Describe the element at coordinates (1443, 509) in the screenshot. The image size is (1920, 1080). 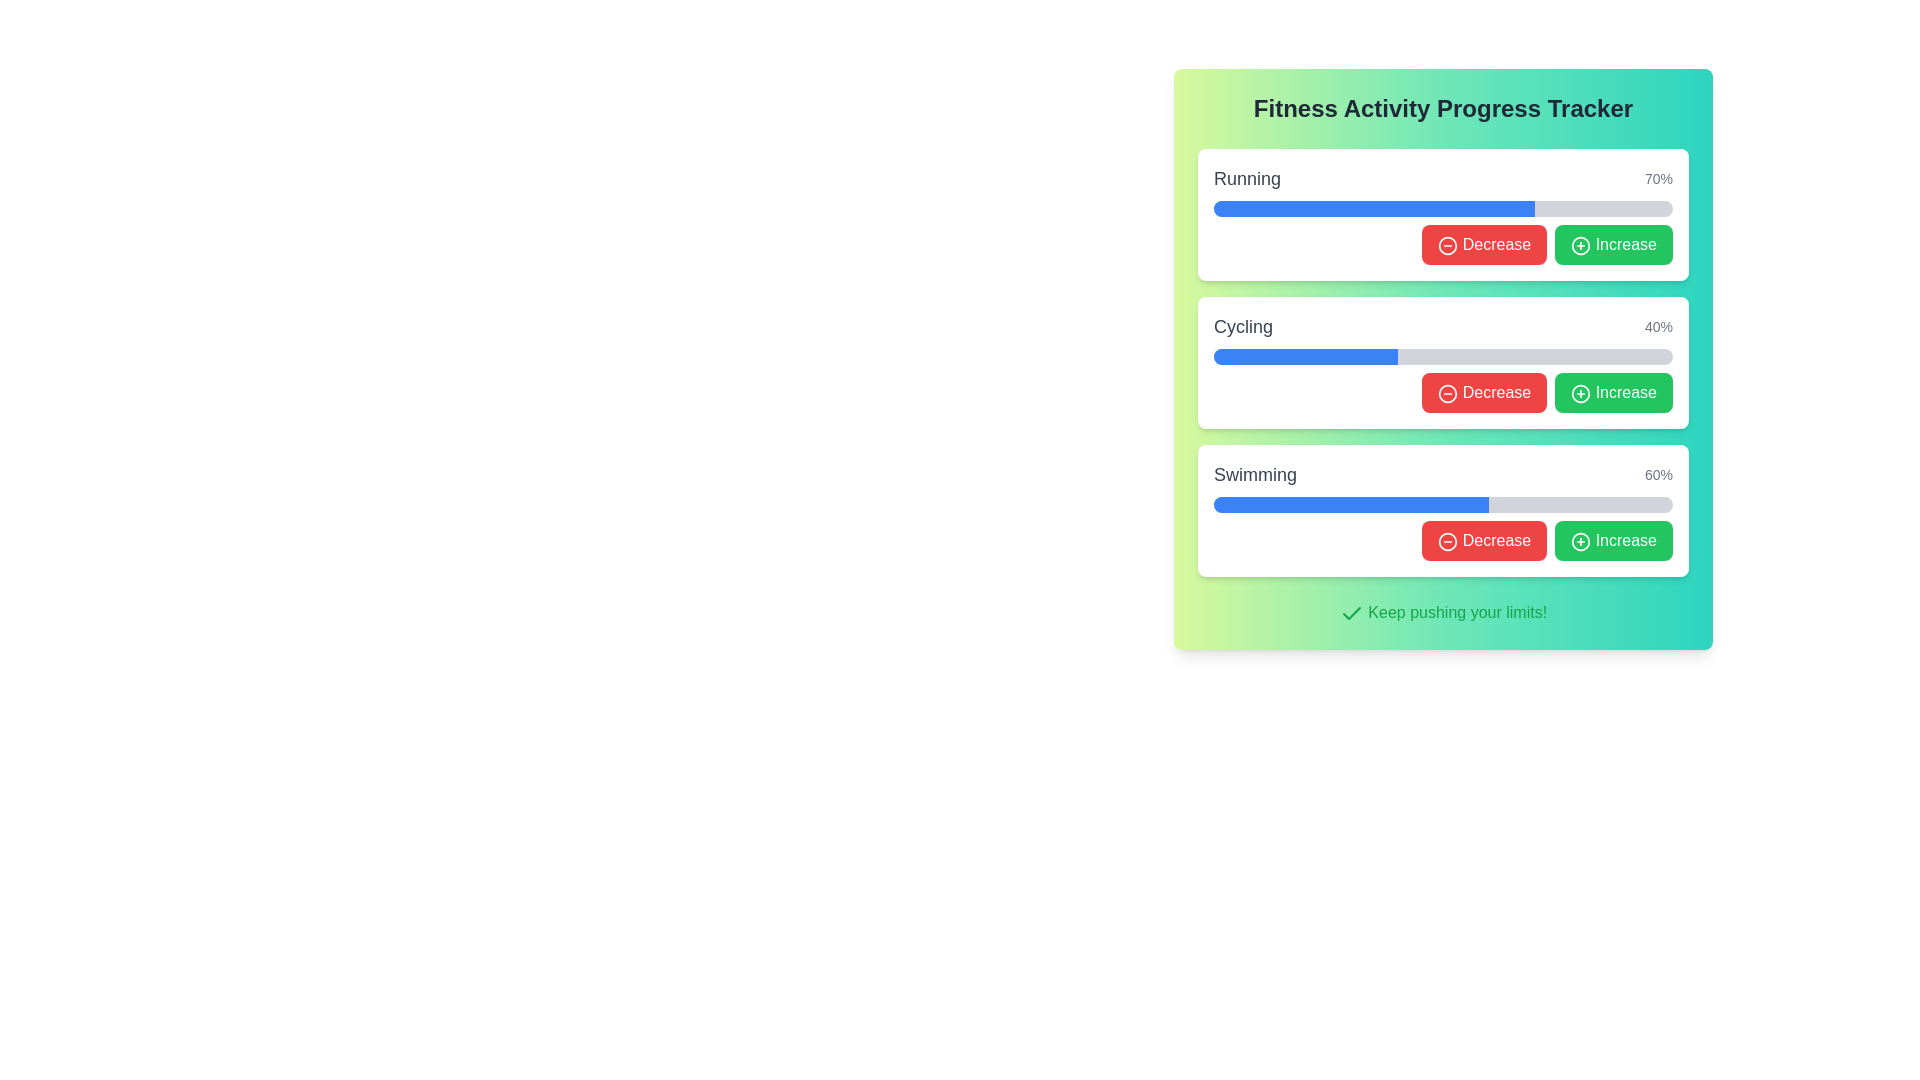
I see `the 'Swimming' activity progress card, which is the third card in the vertically arranged list under the 'Fitness Activity Progress Tracker'` at that location.